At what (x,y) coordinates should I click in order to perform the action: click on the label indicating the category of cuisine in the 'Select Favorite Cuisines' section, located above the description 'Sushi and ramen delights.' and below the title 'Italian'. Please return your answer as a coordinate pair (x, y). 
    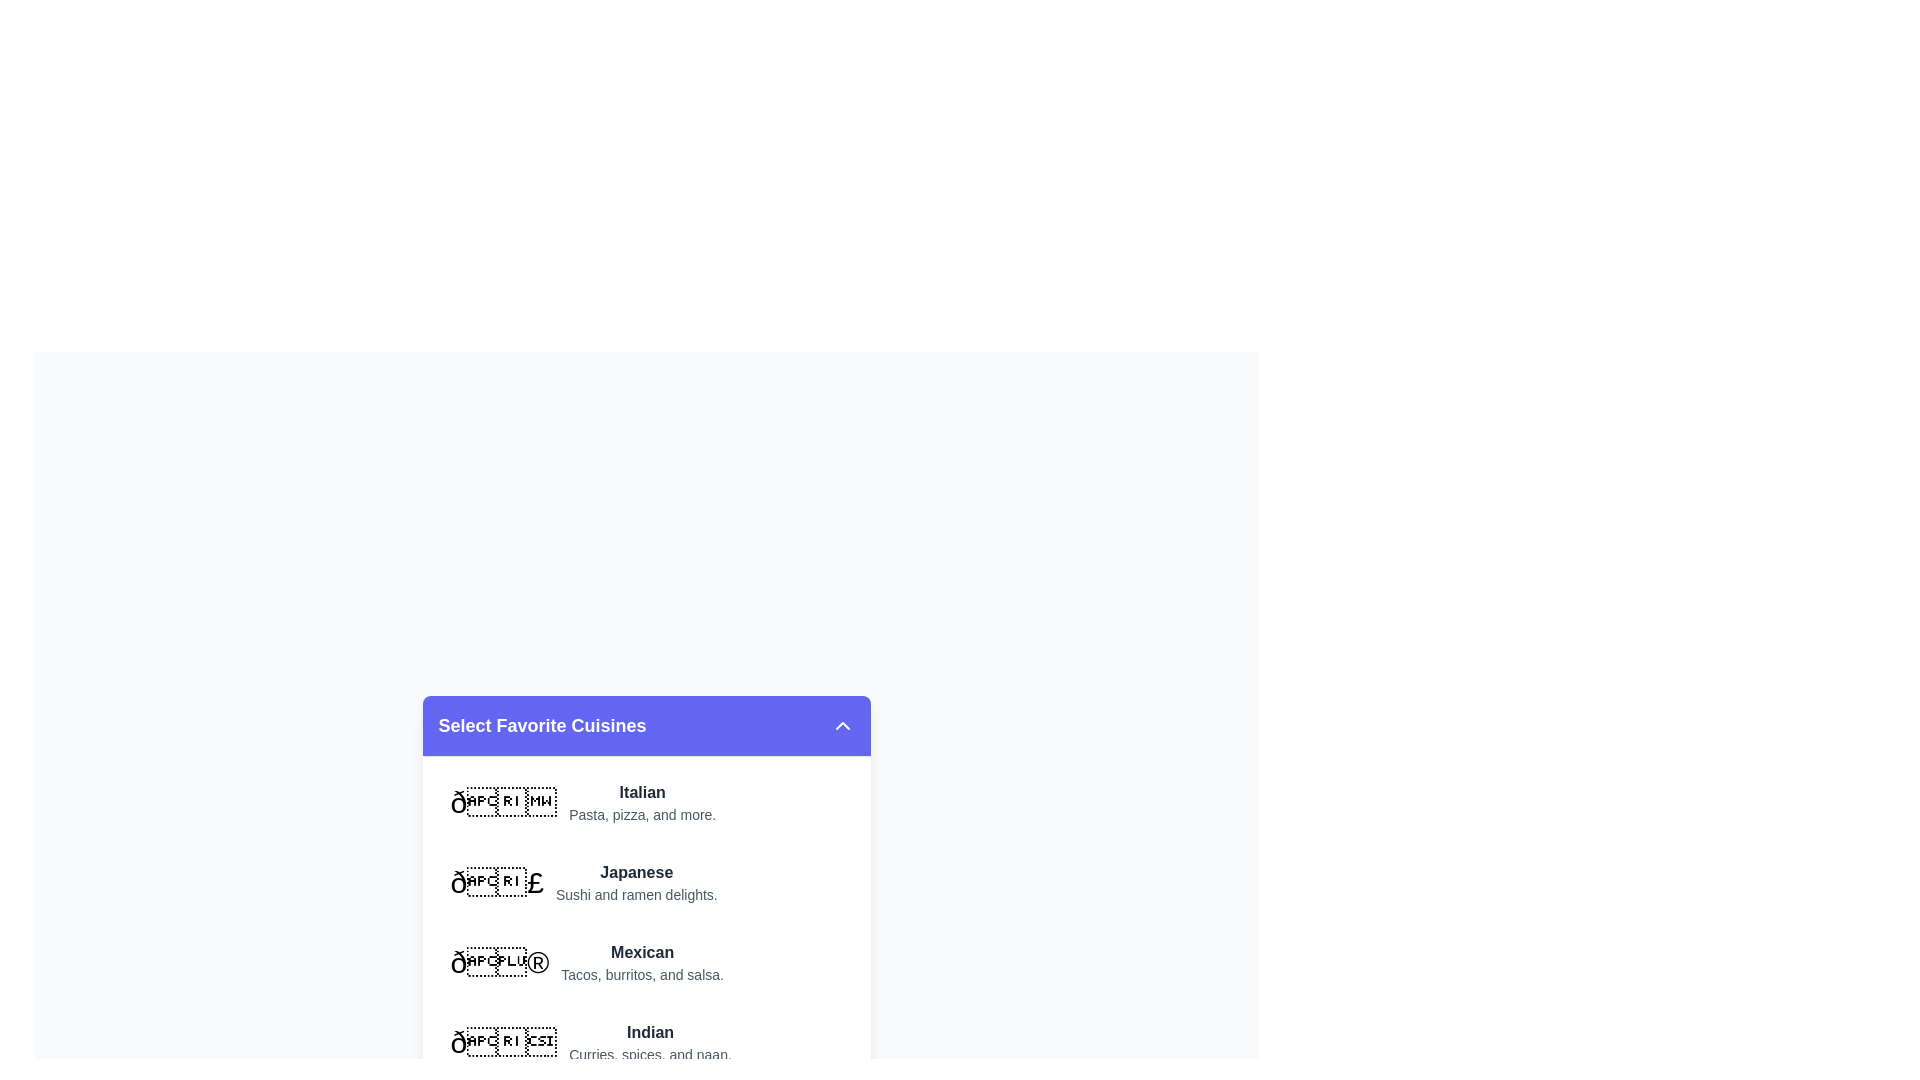
    Looking at the image, I should click on (635, 871).